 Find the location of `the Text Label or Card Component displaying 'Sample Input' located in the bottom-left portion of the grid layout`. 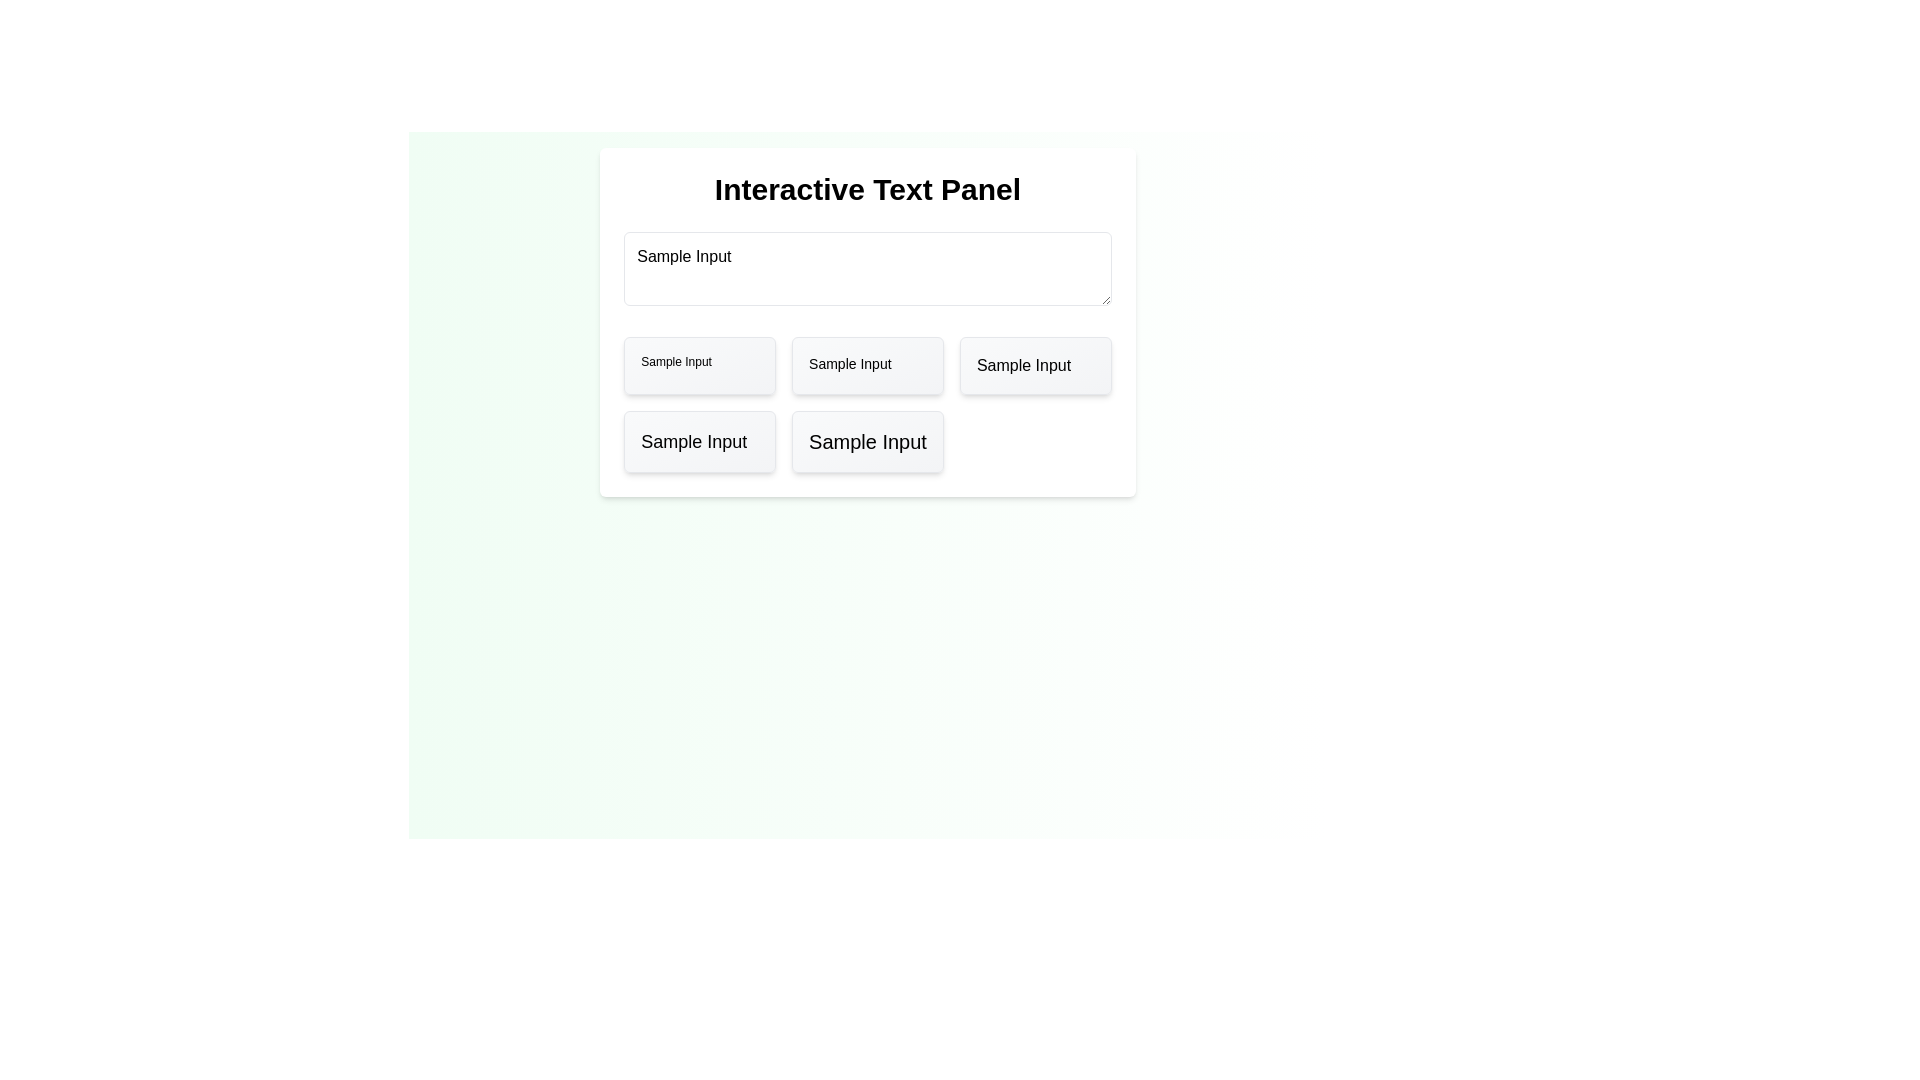

the Text Label or Card Component displaying 'Sample Input' located in the bottom-left portion of the grid layout is located at coordinates (700, 441).